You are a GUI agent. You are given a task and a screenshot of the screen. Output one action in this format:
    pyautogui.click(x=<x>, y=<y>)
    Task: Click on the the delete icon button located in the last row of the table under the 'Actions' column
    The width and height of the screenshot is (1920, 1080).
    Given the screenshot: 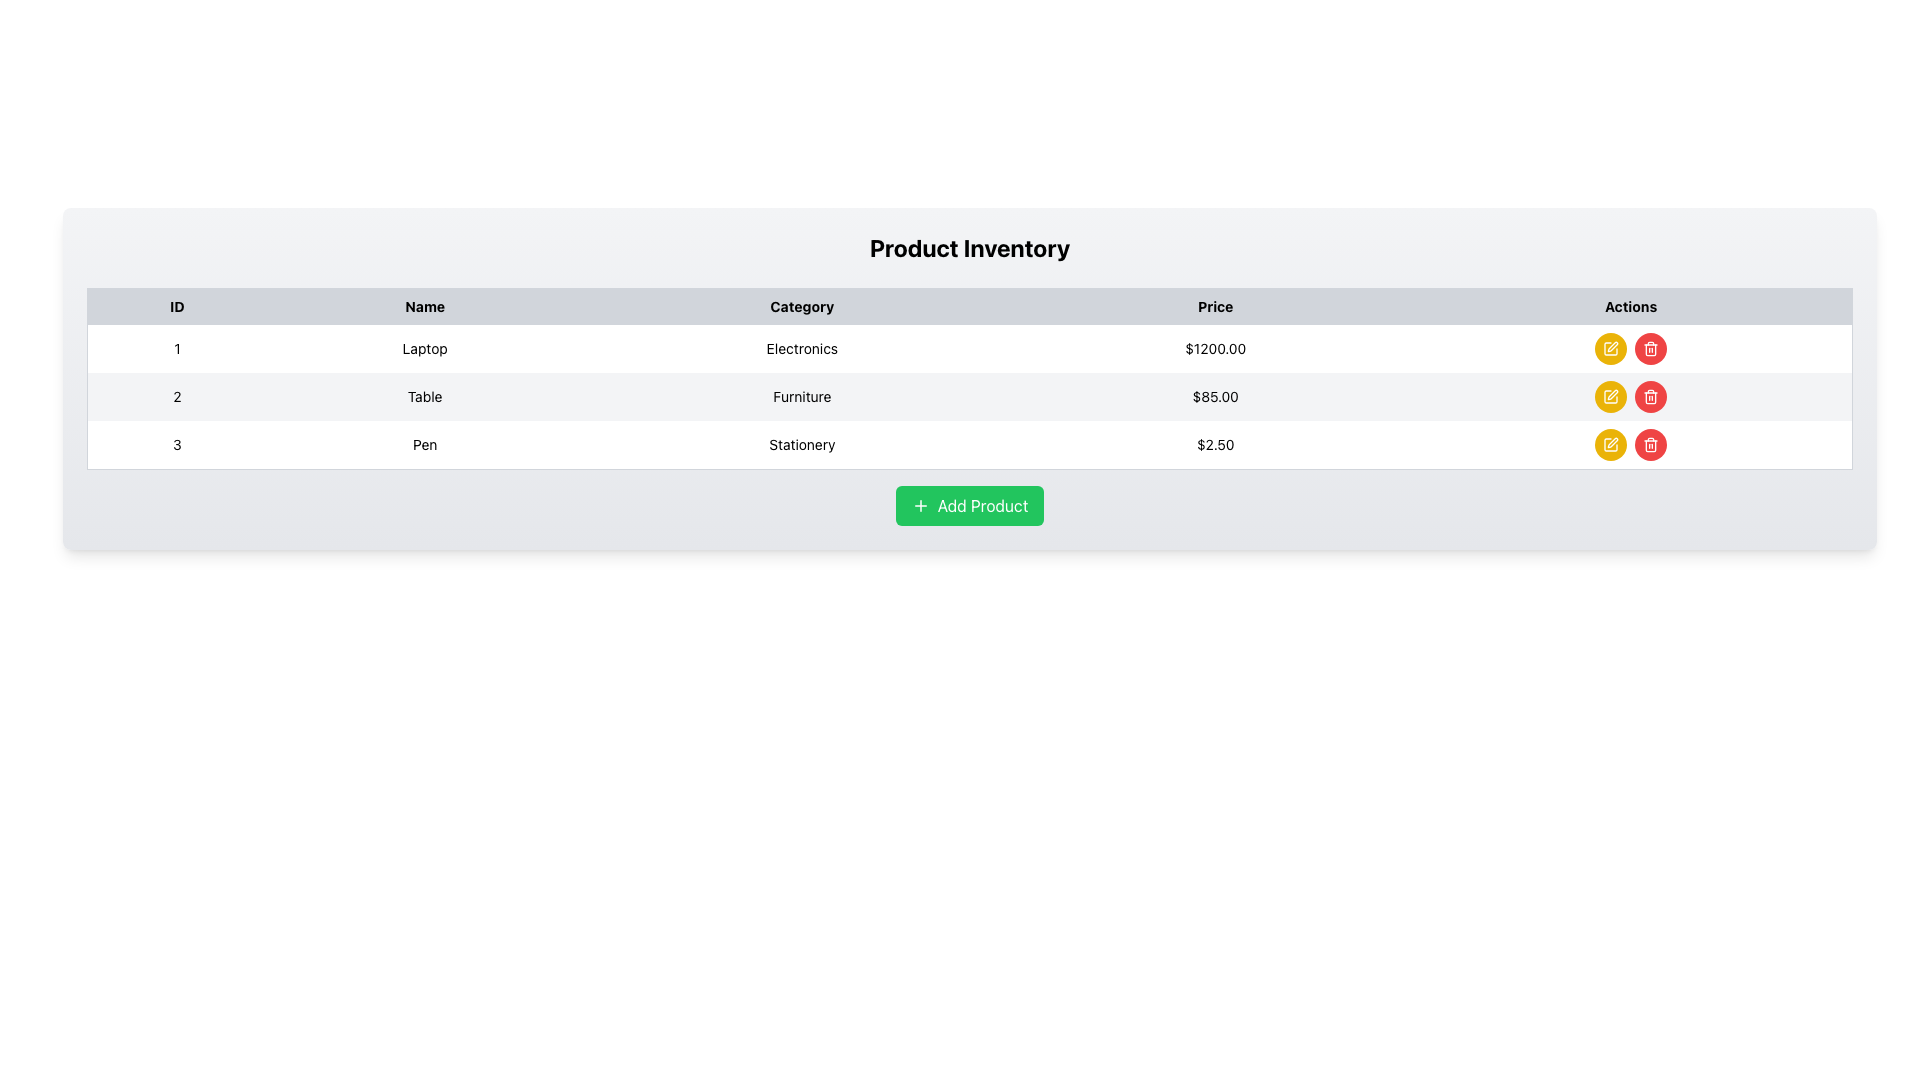 What is the action you would take?
    pyautogui.click(x=1651, y=397)
    